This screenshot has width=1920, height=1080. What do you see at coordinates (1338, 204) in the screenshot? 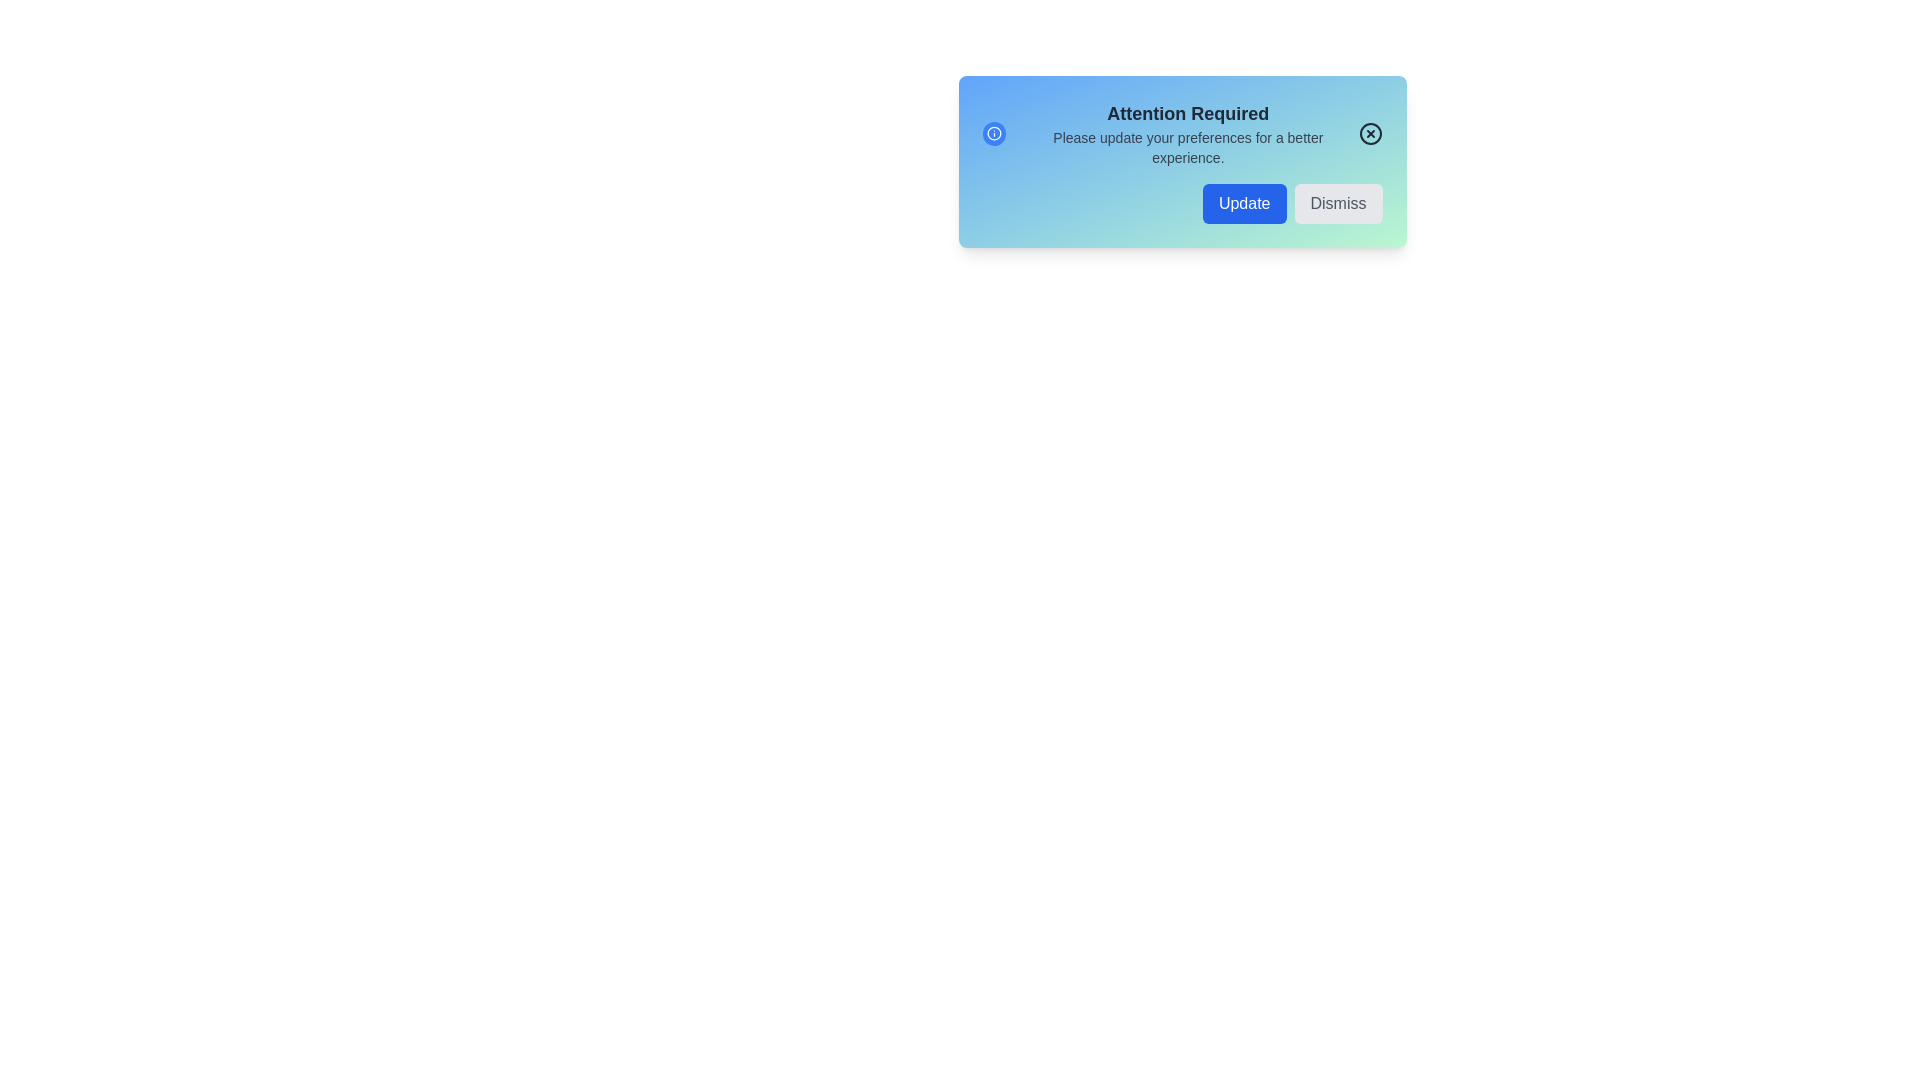
I see `the 'Dismiss' button to close the notification` at bounding box center [1338, 204].